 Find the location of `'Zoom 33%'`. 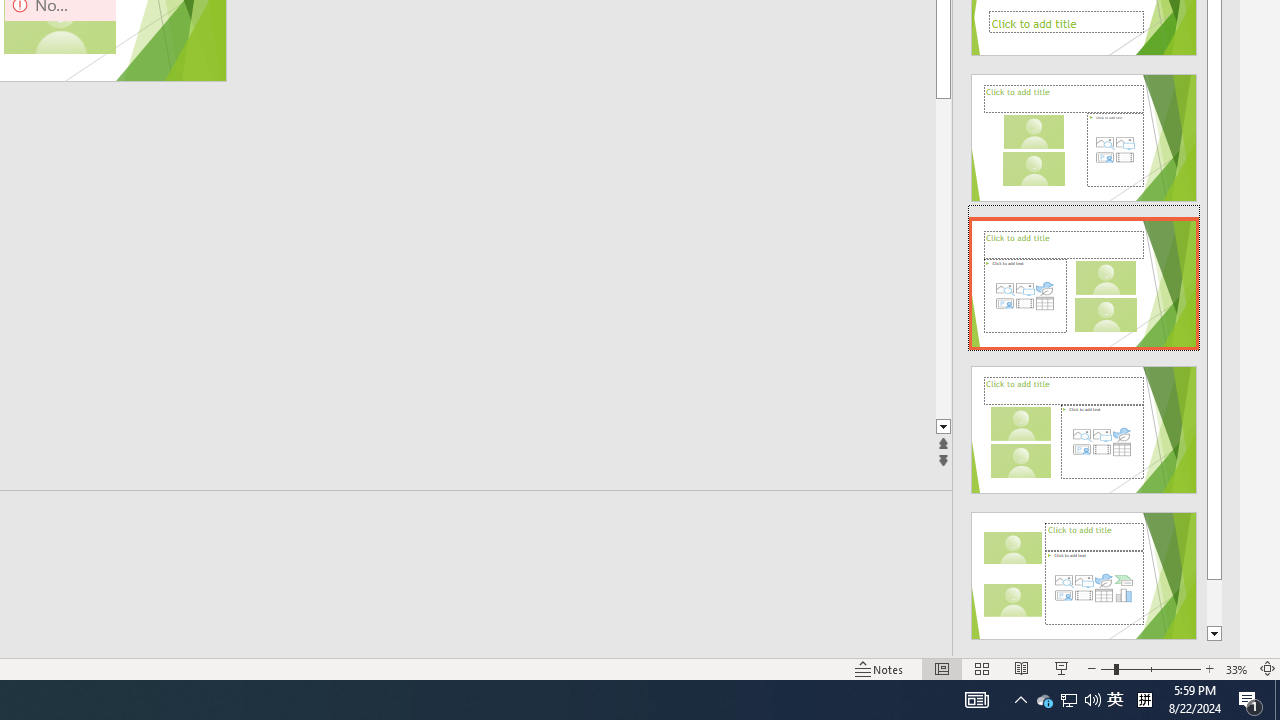

'Zoom 33%' is located at coordinates (1236, 669).